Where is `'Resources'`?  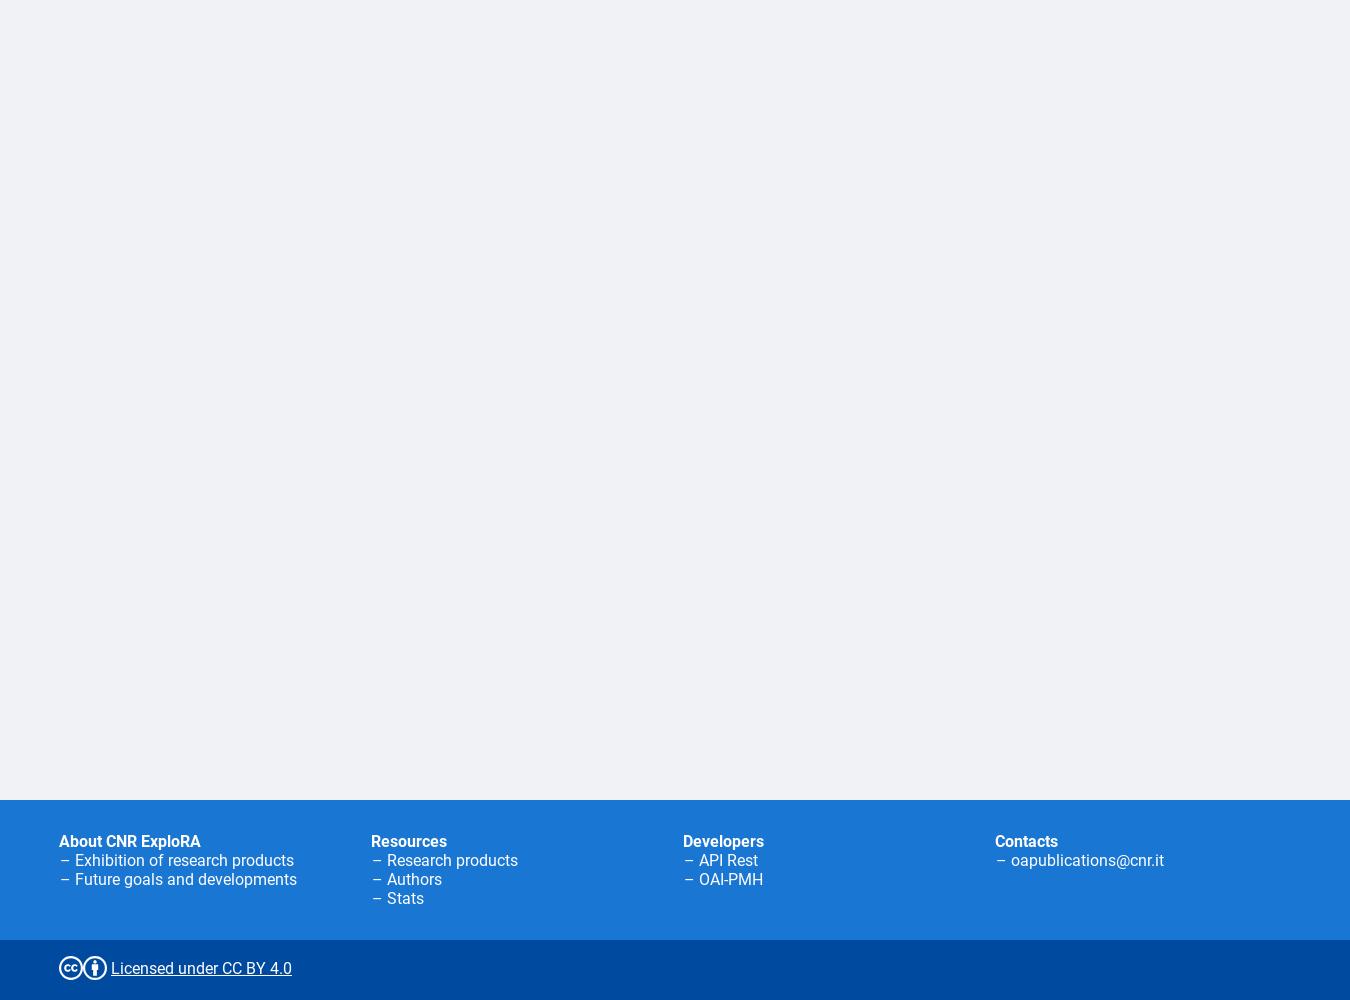 'Resources' is located at coordinates (409, 840).